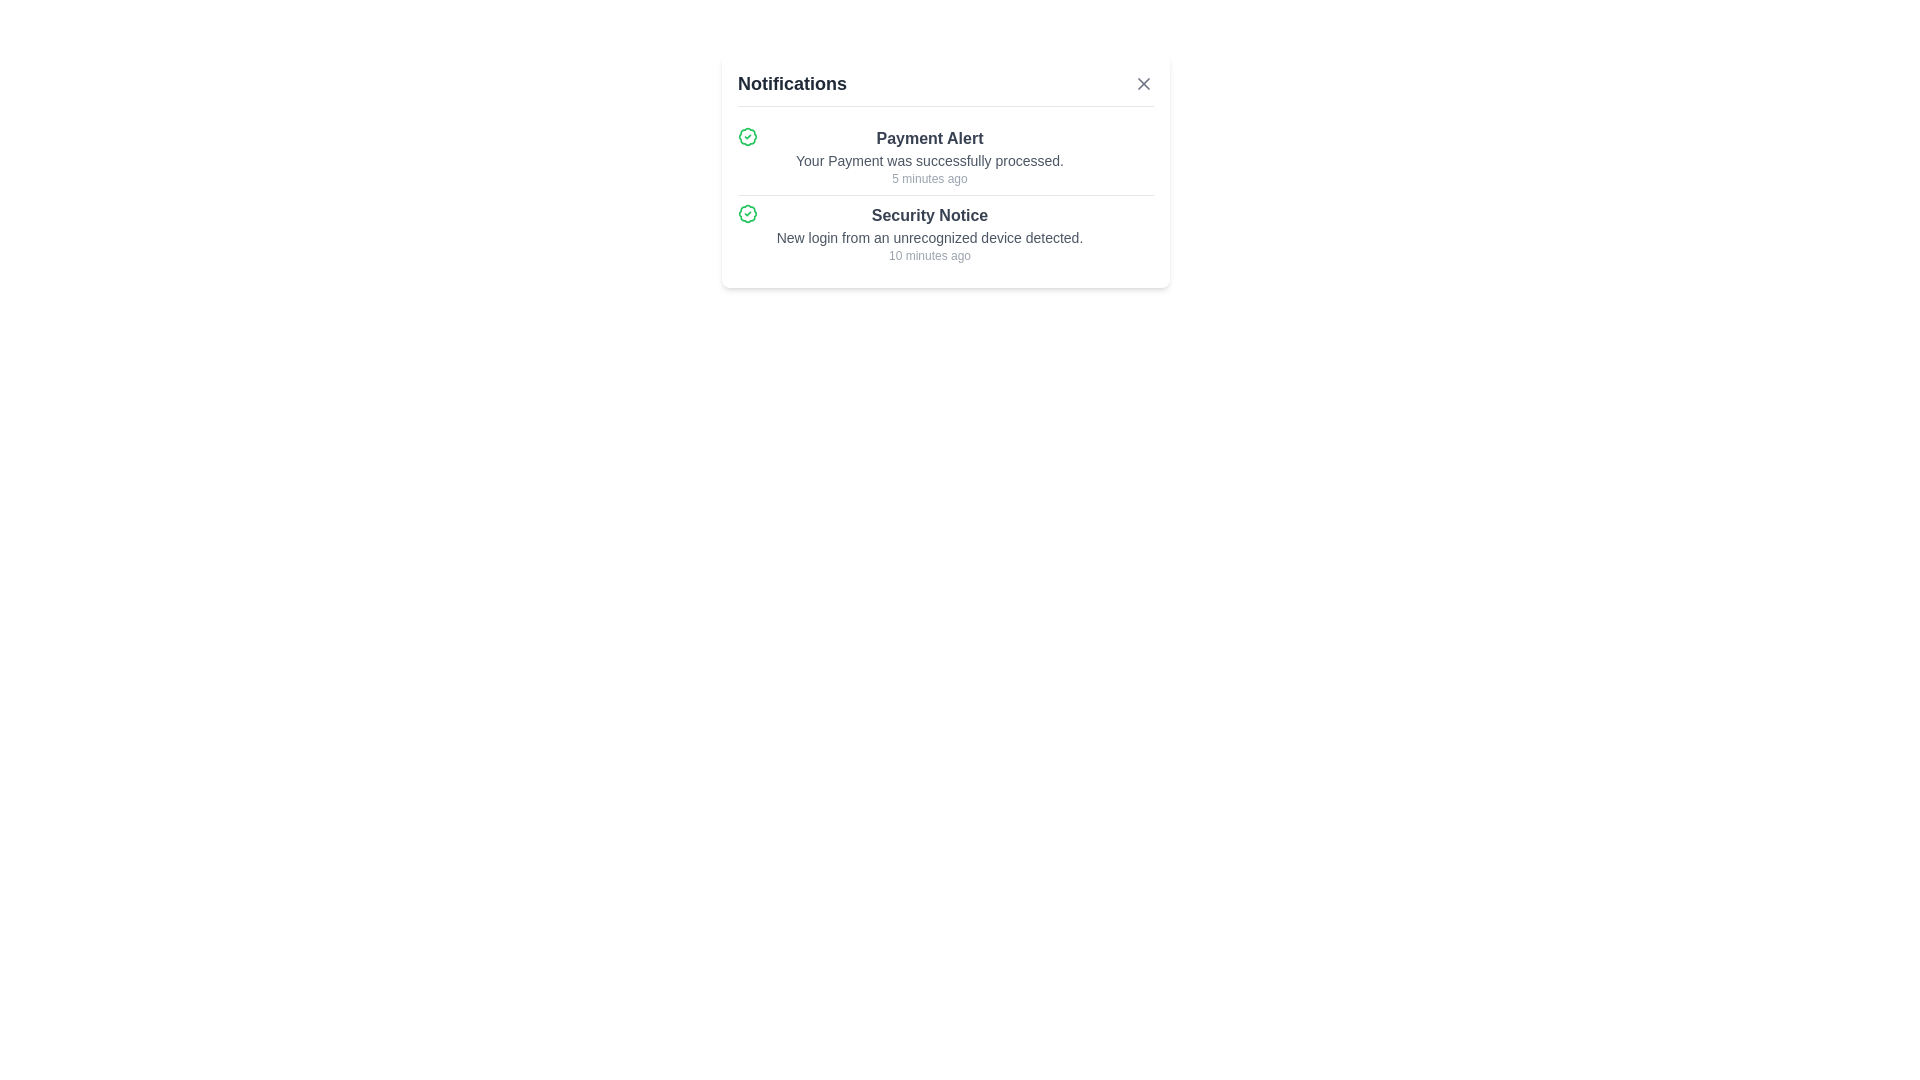 This screenshot has width=1920, height=1080. I want to click on the close button located in the top-right corner of the 'Notifications' panel, so click(1143, 83).